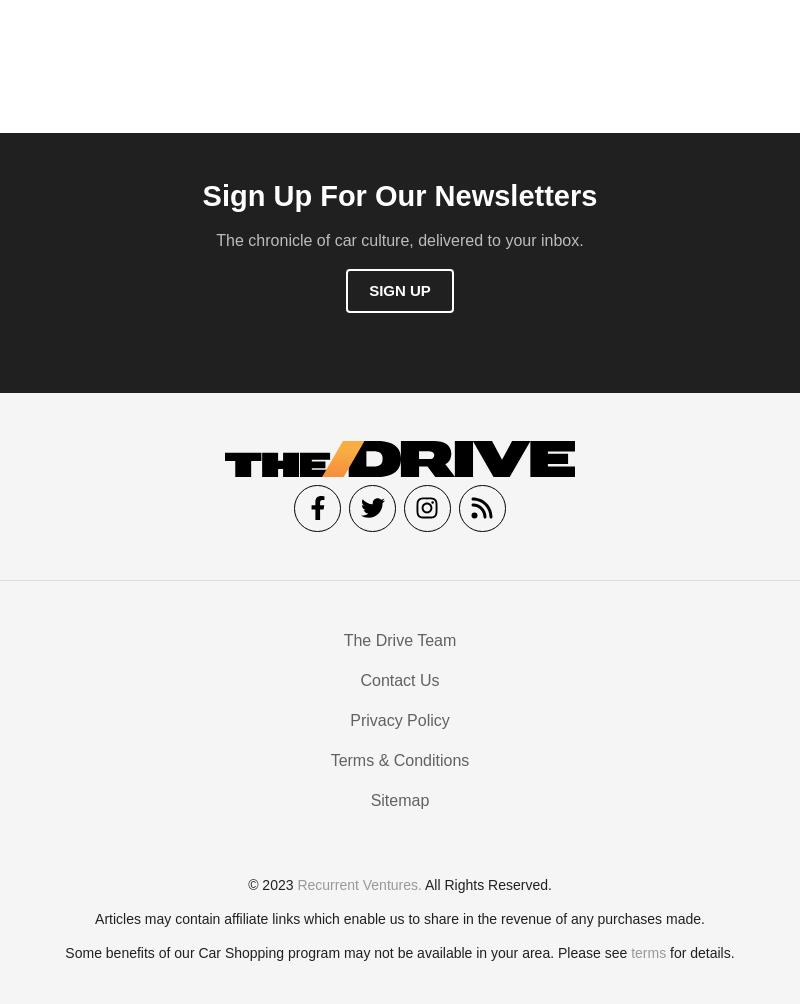  Describe the element at coordinates (398, 684) in the screenshot. I see `'Contact Us'` at that location.